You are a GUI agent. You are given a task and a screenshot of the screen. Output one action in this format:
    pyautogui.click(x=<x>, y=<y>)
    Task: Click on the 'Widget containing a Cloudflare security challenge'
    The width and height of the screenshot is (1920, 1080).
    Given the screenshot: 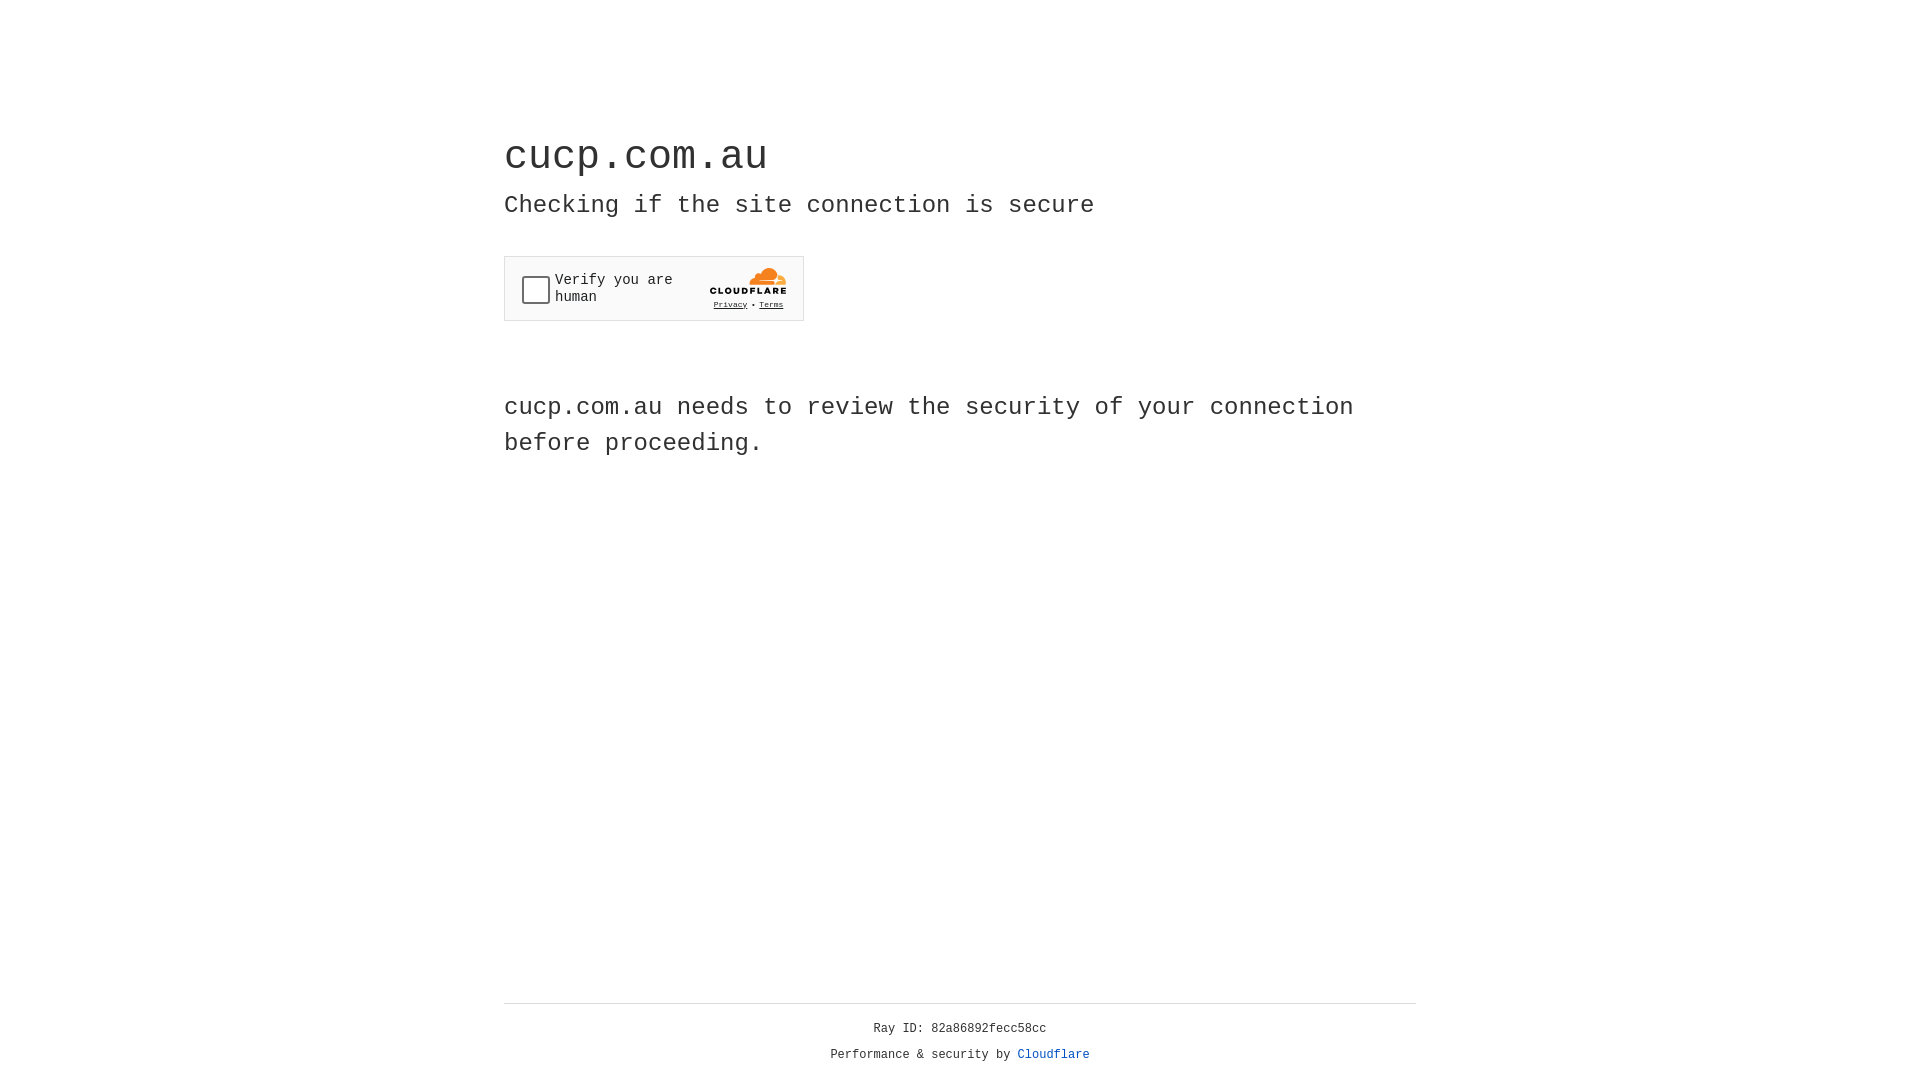 What is the action you would take?
    pyautogui.click(x=653, y=288)
    